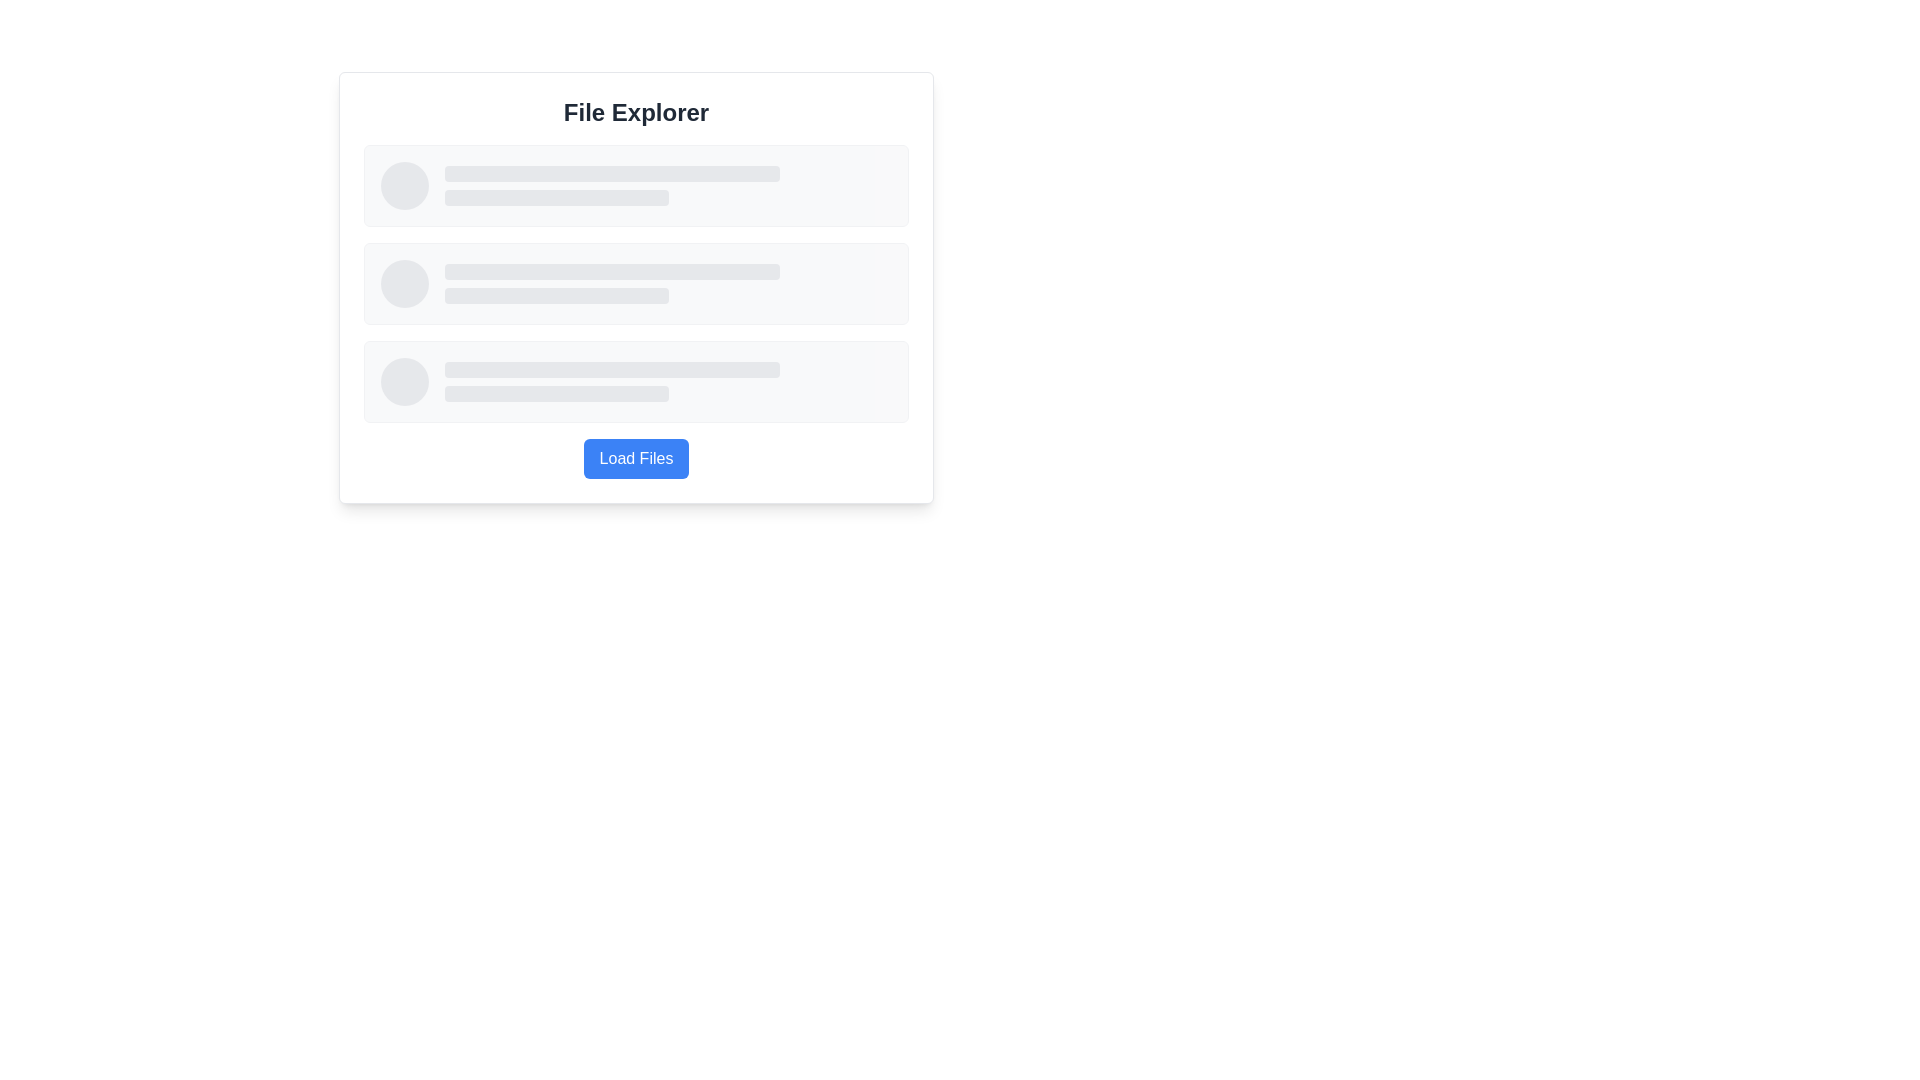 This screenshot has width=1920, height=1080. What do you see at coordinates (635, 284) in the screenshot?
I see `the content of the placeholder in the second card, which has a light gray background, rounded corners, and a bordered outline, positioned between the first and third cards in a vertical list` at bounding box center [635, 284].